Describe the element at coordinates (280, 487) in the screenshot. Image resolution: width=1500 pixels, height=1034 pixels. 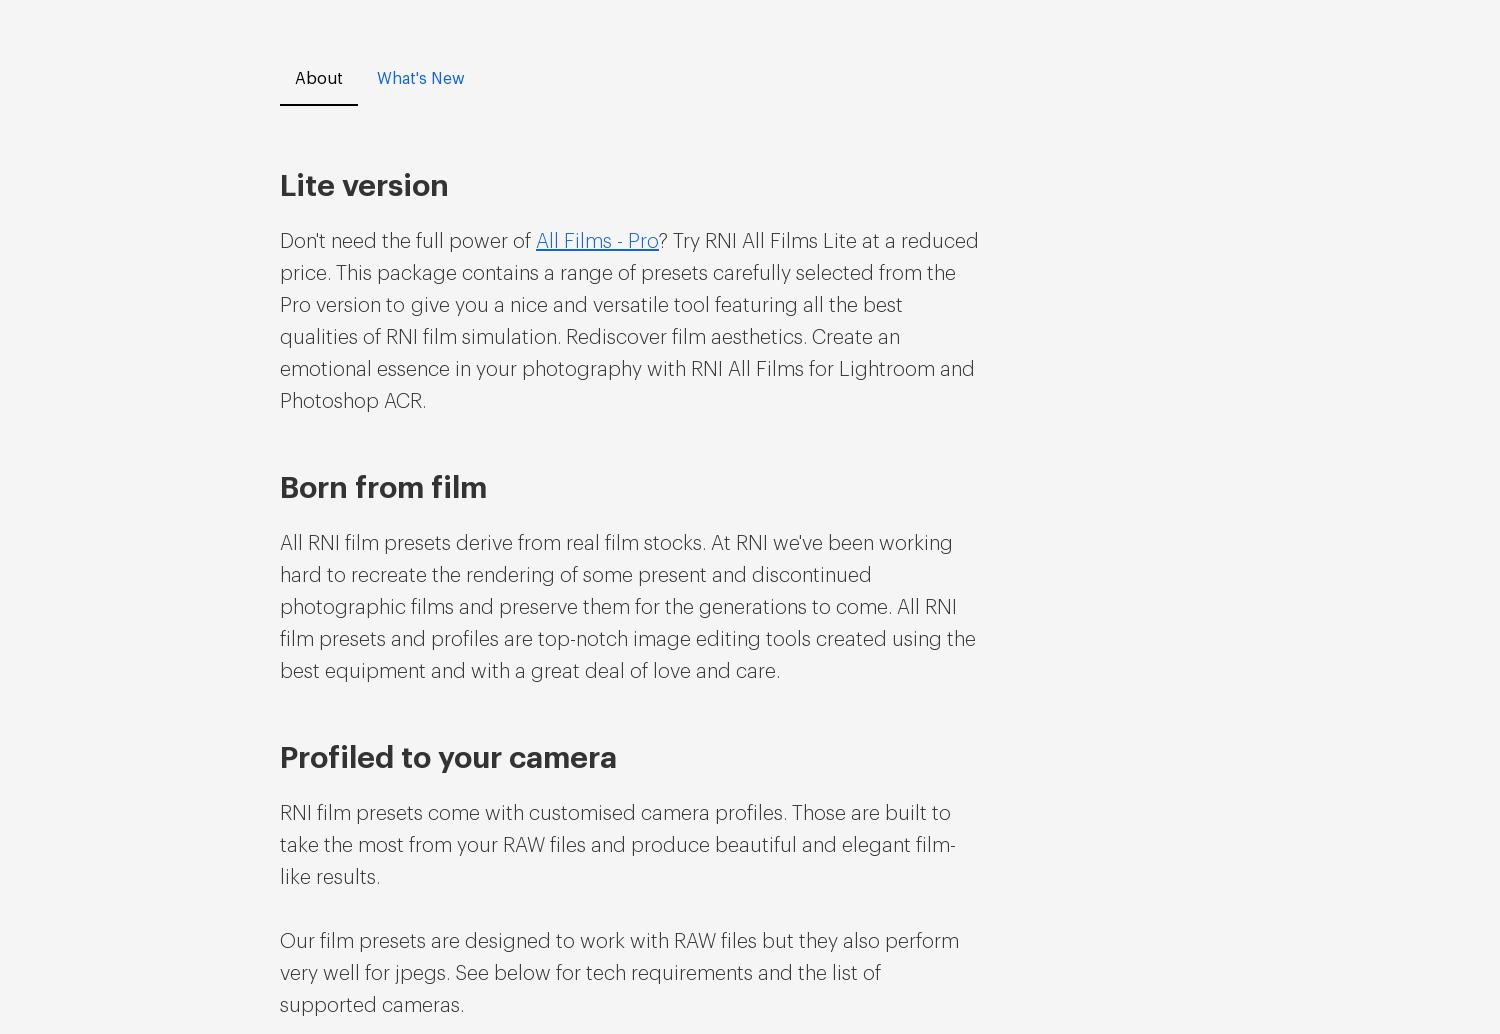
I see `'Born from film'` at that location.